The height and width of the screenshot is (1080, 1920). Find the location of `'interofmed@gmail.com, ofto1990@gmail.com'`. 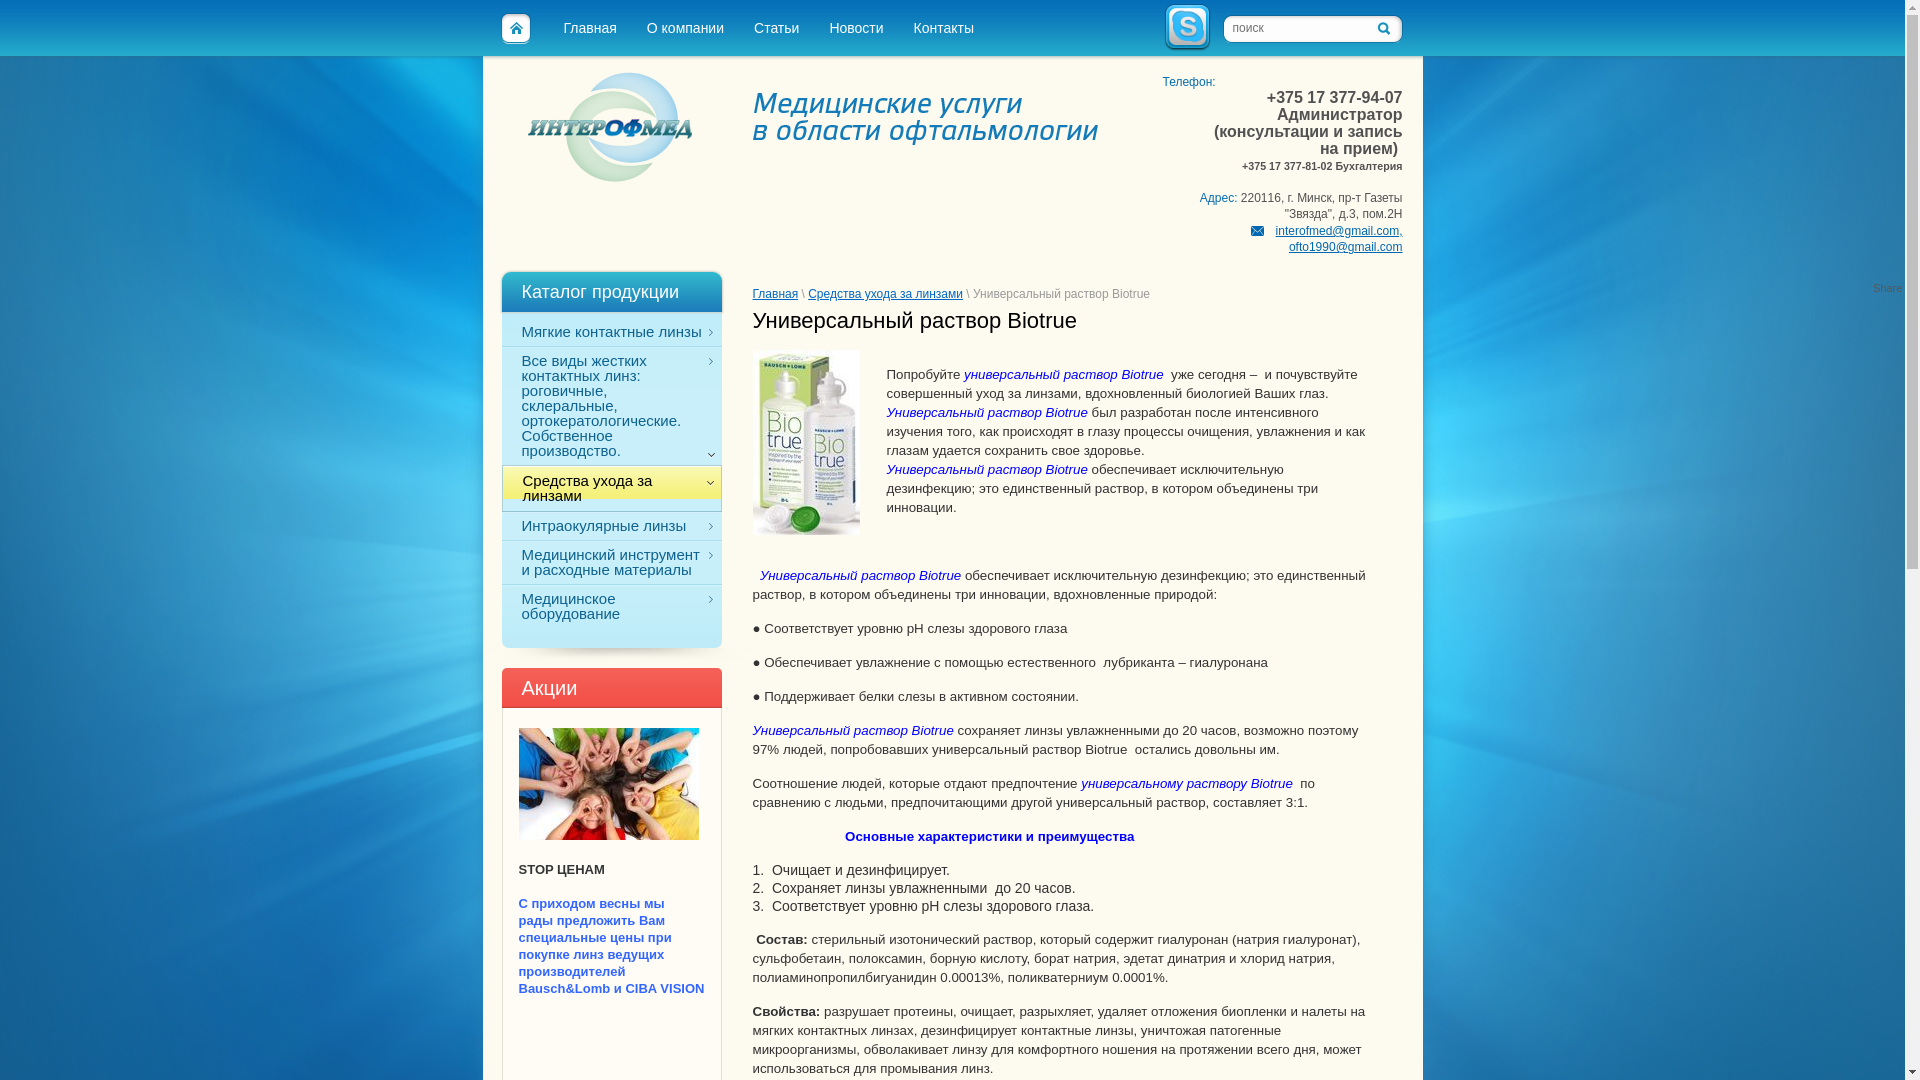

'interofmed@gmail.com, ofto1990@gmail.com' is located at coordinates (1326, 238).